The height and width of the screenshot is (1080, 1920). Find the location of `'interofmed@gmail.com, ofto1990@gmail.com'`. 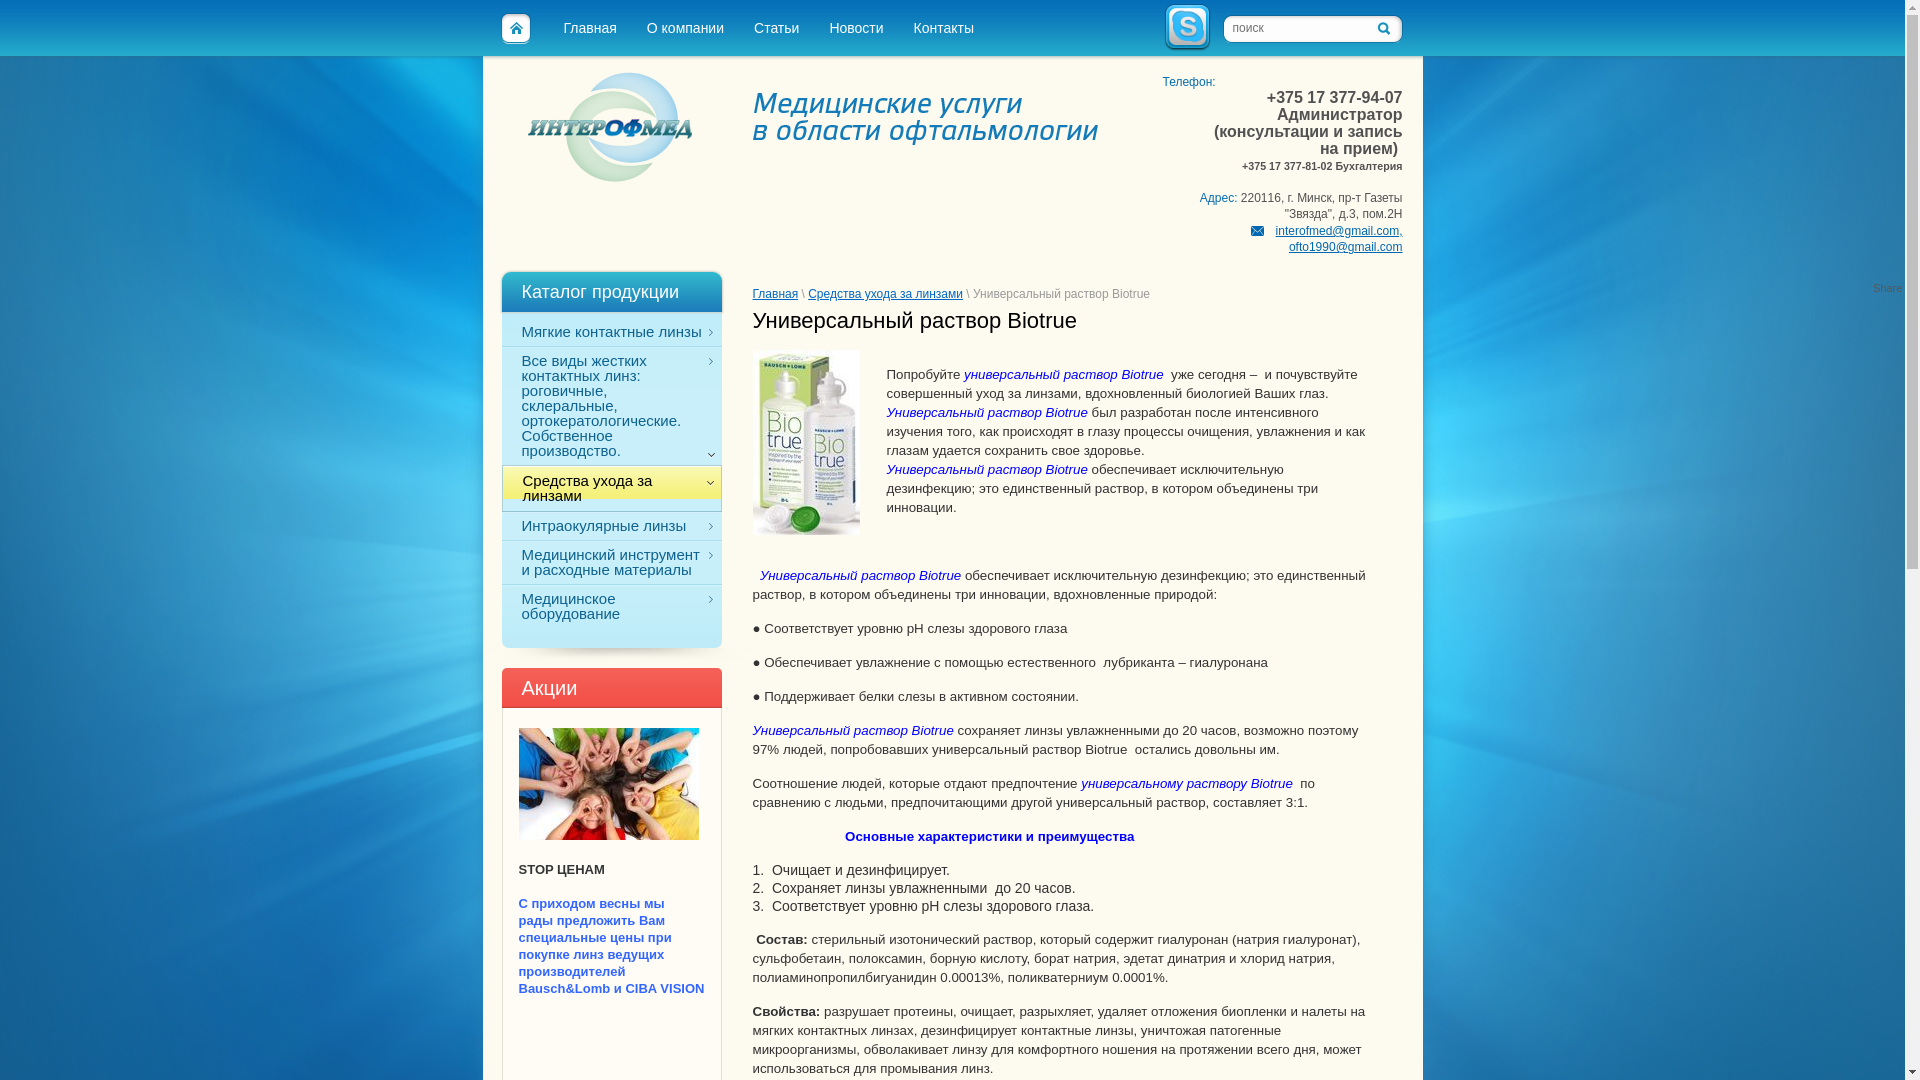

'interofmed@gmail.com, ofto1990@gmail.com' is located at coordinates (1326, 238).